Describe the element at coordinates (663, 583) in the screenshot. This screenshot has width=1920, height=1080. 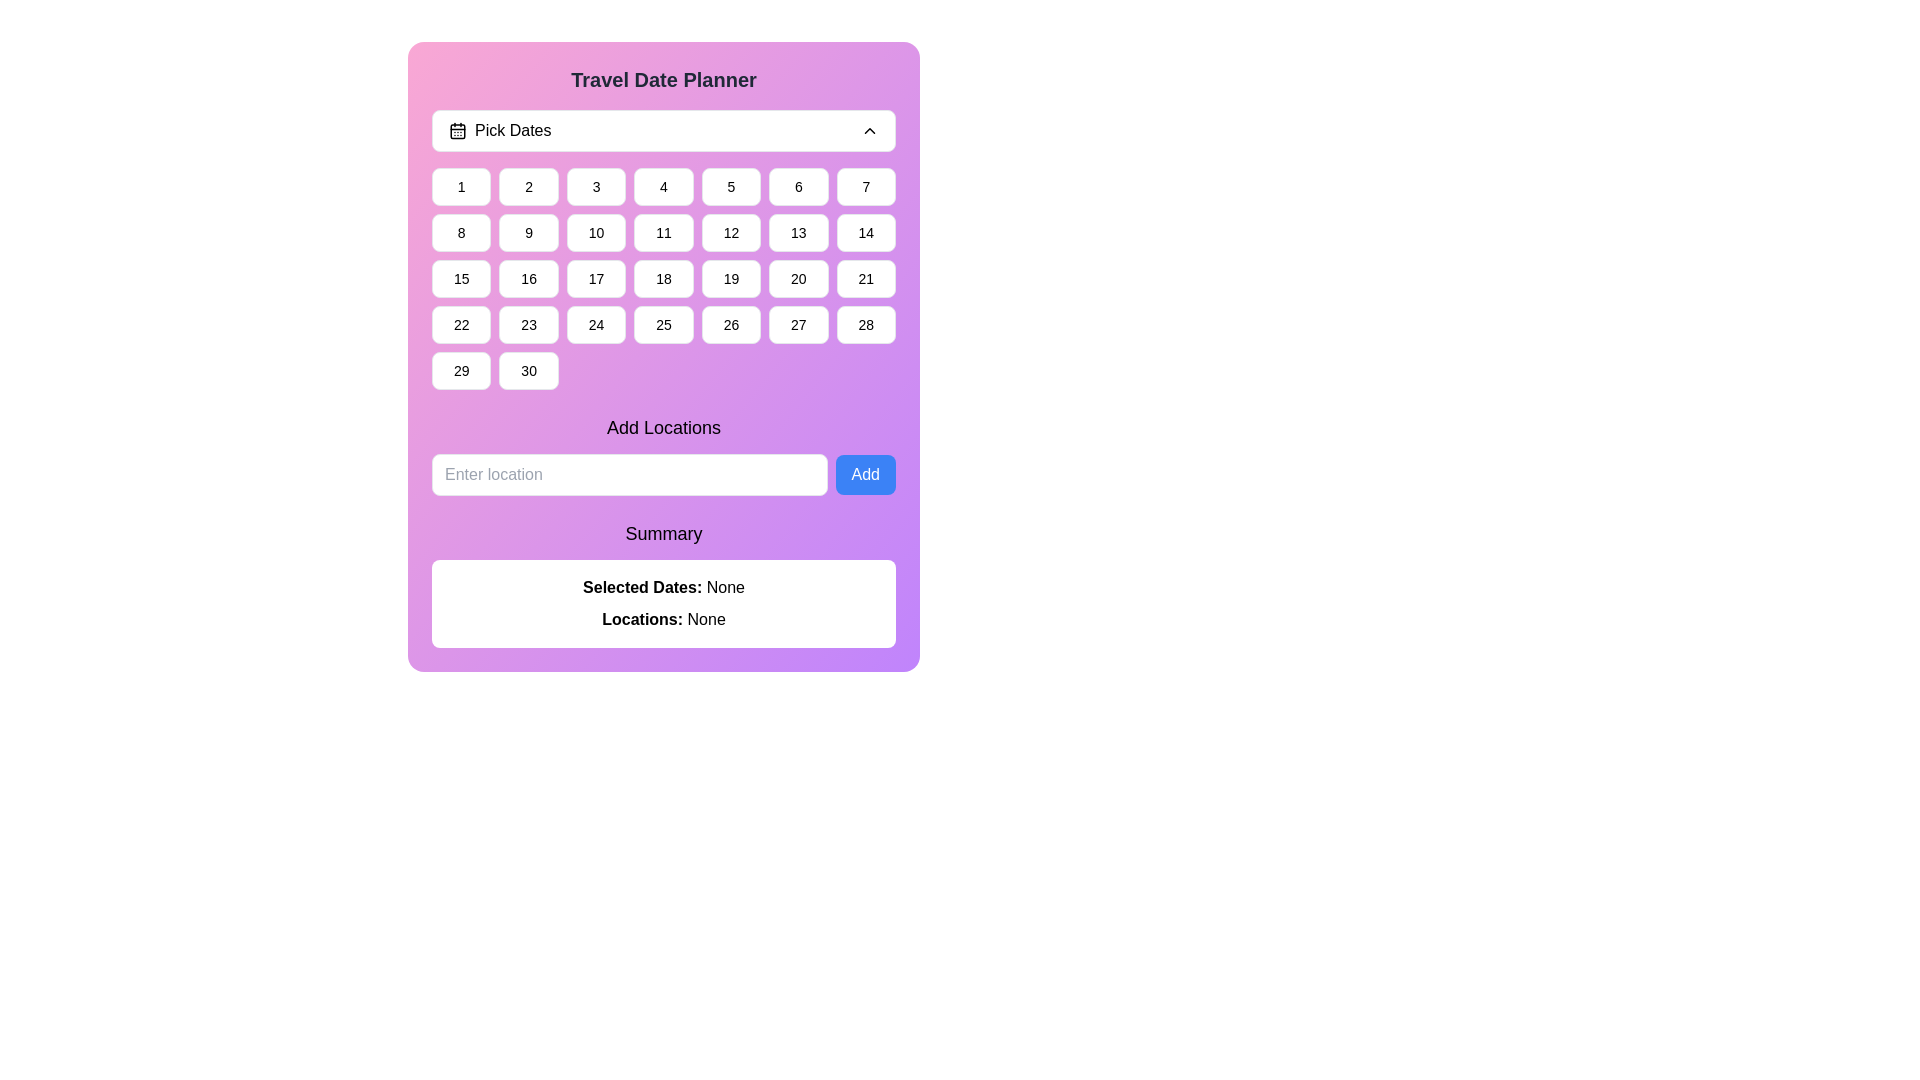
I see `summary information displayed in the Information Display Section located at the bottom of the Travel Date Planner layout` at that location.